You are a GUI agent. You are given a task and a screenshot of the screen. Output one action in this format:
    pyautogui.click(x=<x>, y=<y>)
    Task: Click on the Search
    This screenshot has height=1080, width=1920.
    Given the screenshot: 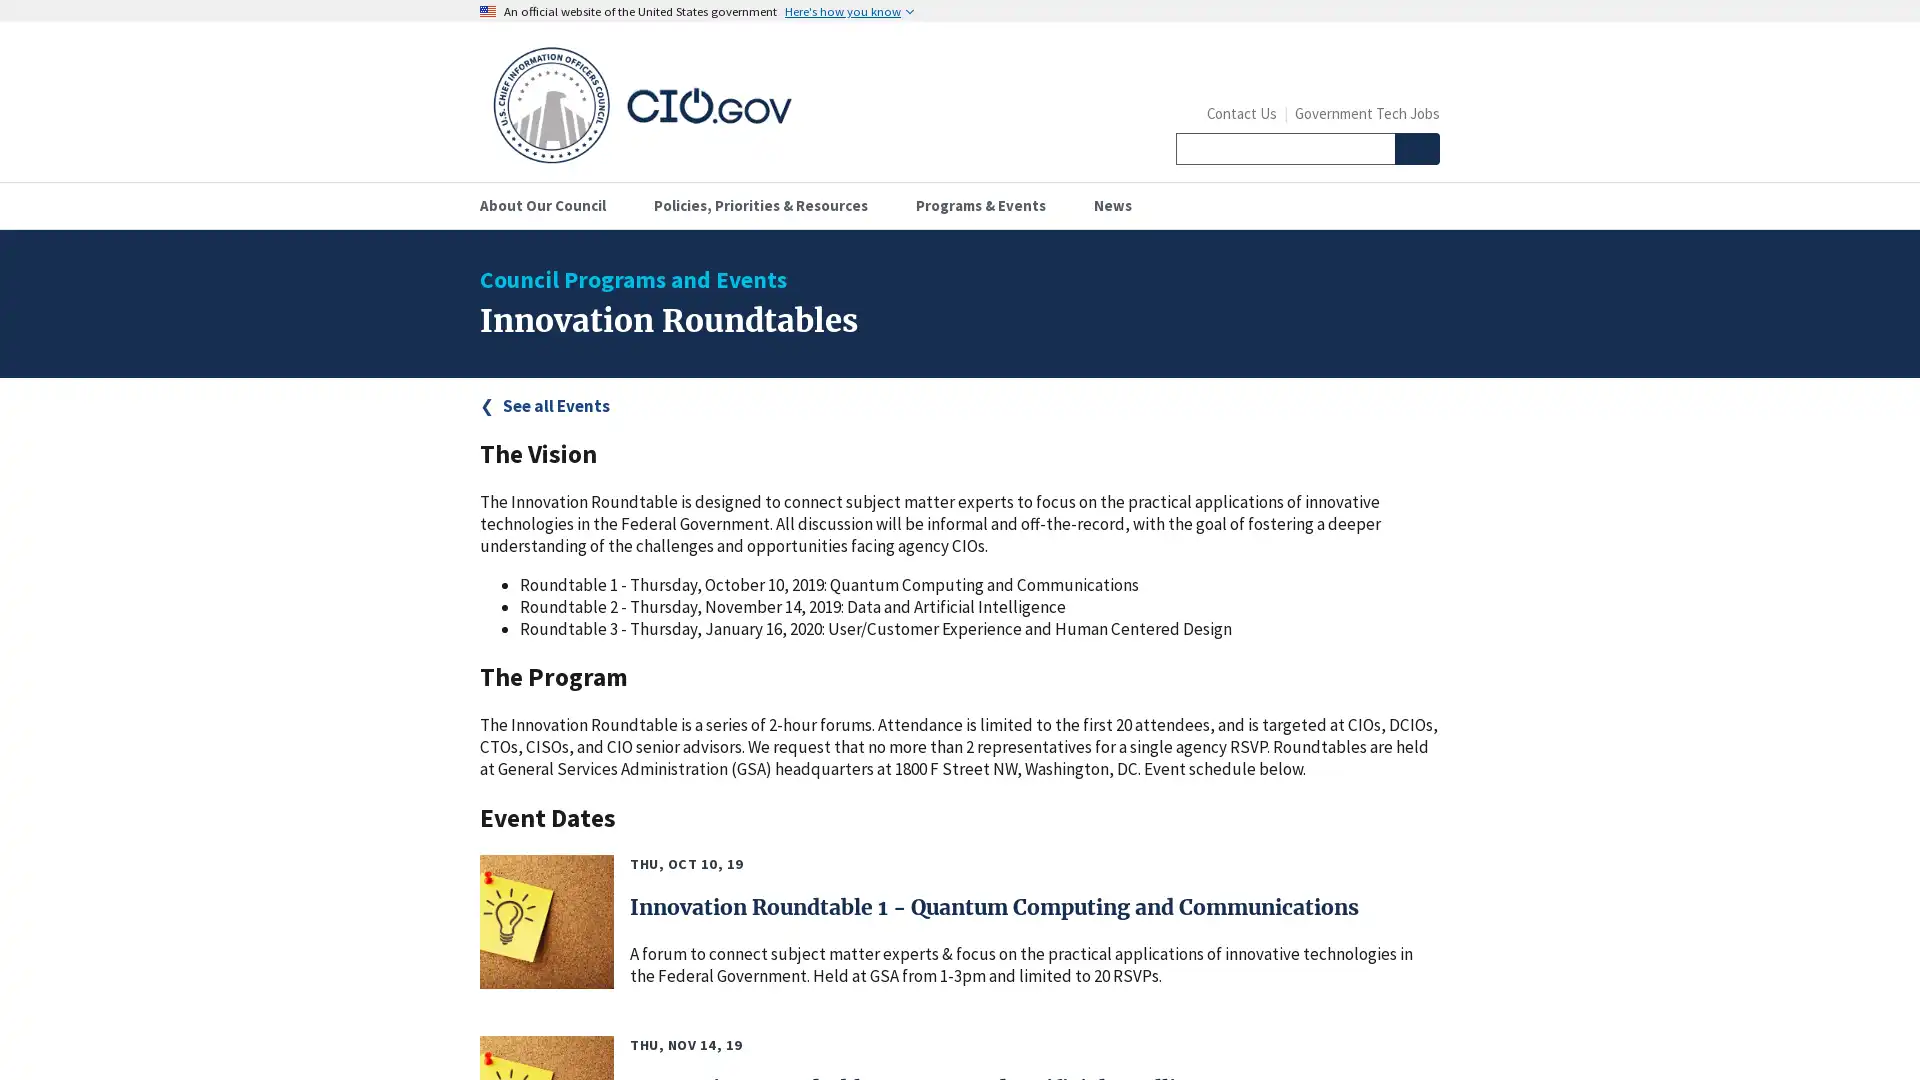 What is the action you would take?
    pyautogui.click(x=1415, y=148)
    